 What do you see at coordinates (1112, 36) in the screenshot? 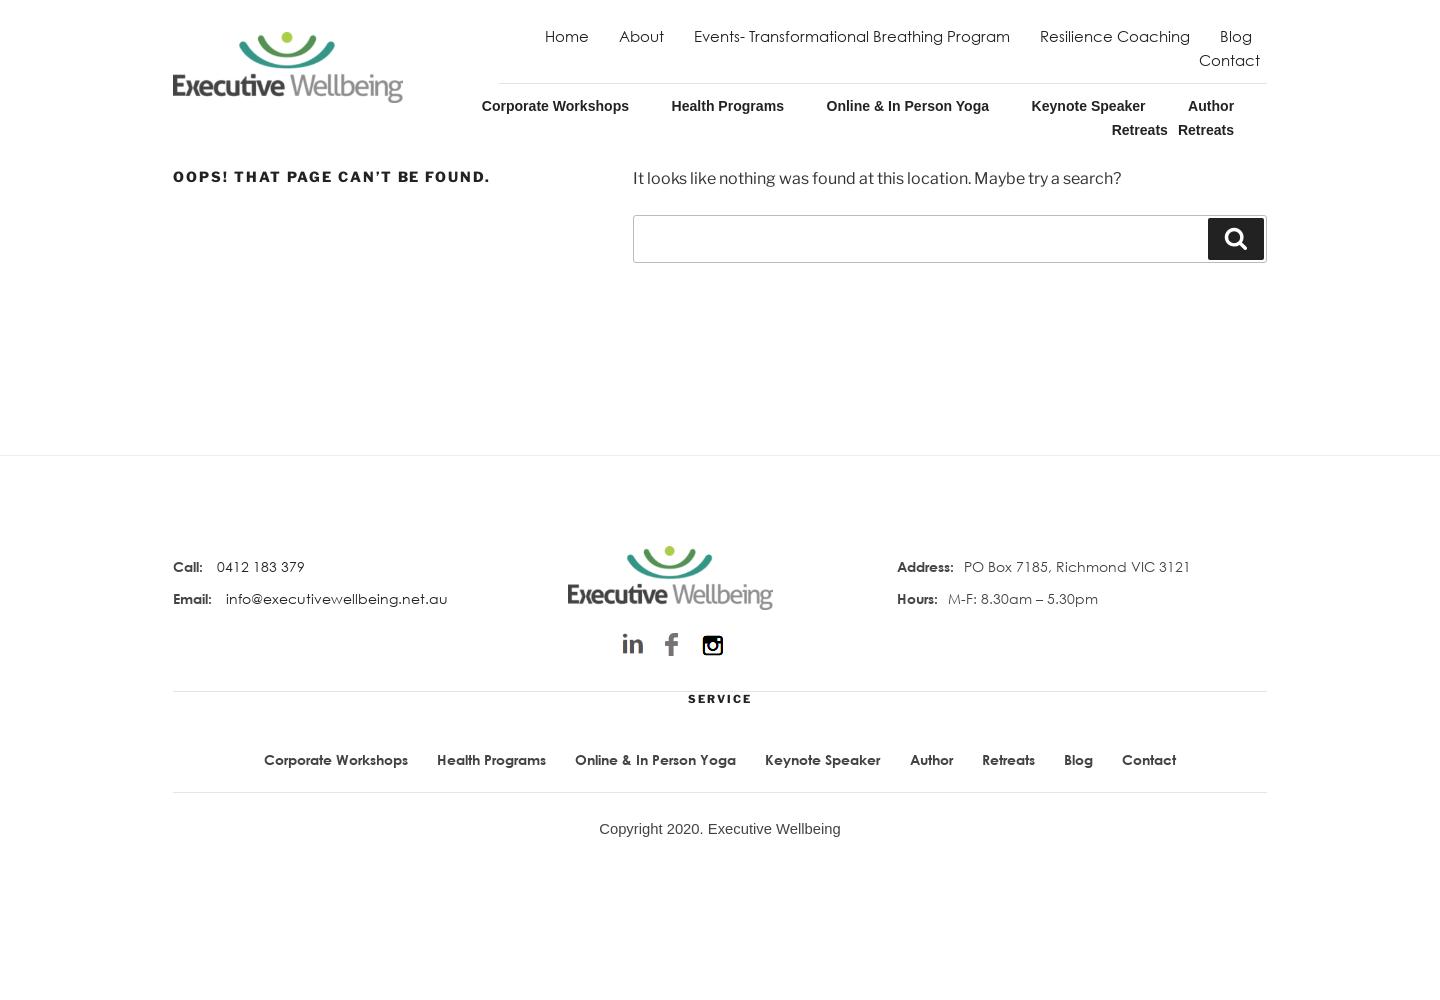
I see `'Resilience Coaching'` at bounding box center [1112, 36].